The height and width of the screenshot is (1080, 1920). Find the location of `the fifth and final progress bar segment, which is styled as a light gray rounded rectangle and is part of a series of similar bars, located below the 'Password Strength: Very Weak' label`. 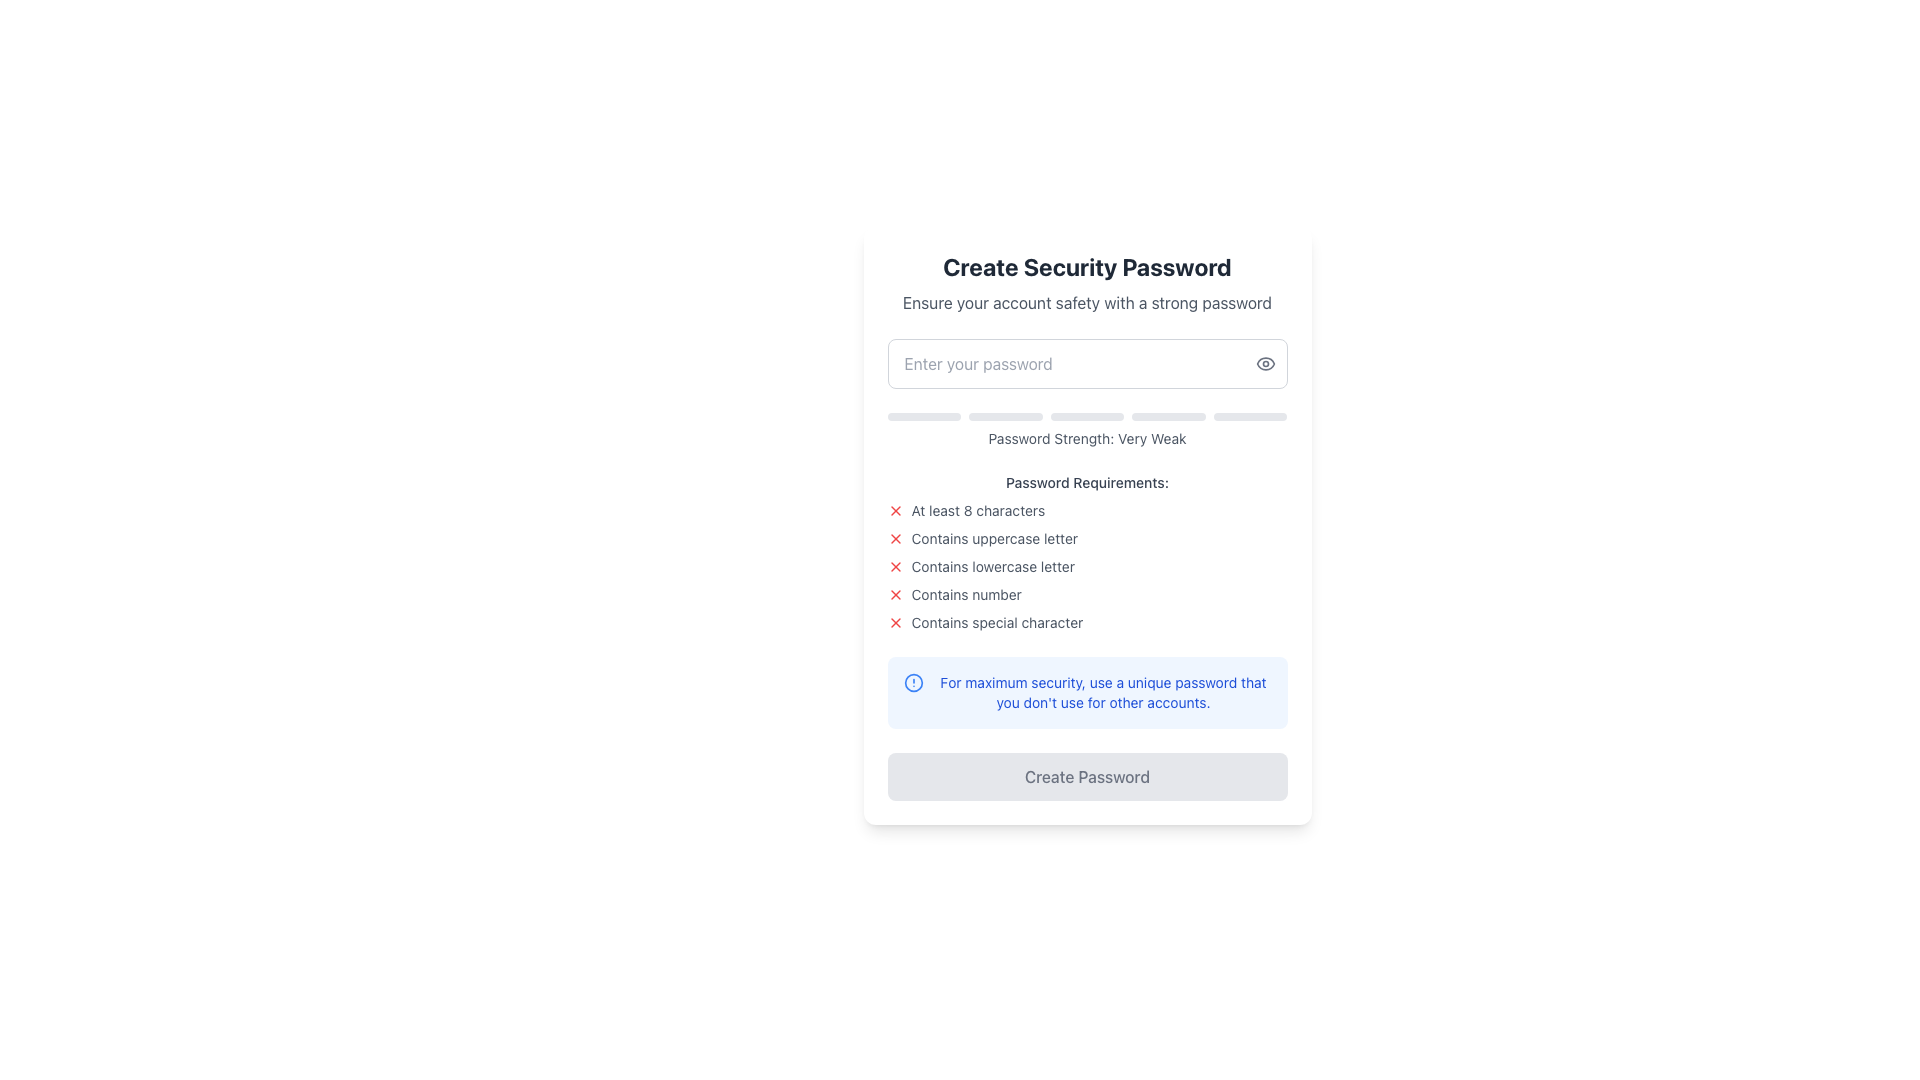

the fifth and final progress bar segment, which is styled as a light gray rounded rectangle and is part of a series of similar bars, located below the 'Password Strength: Very Weak' label is located at coordinates (1249, 415).